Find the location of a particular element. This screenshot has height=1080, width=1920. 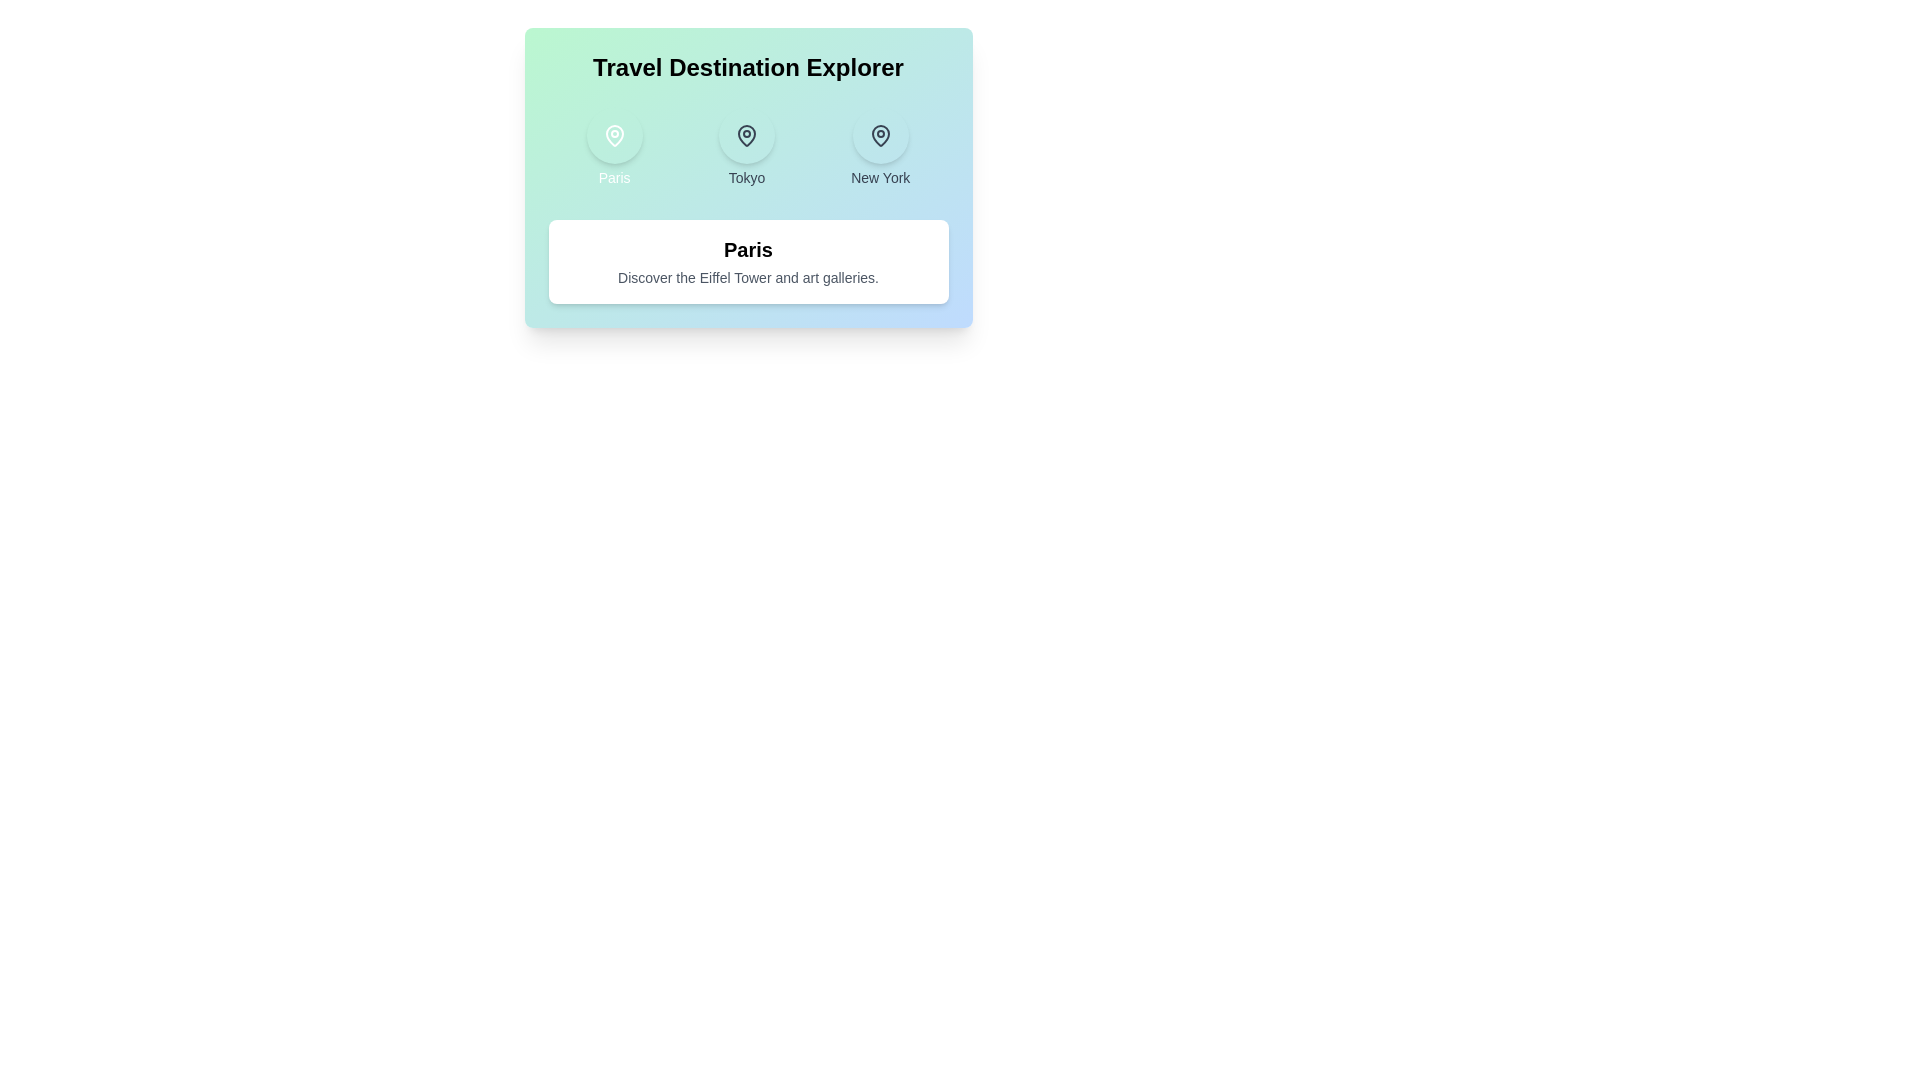

the text label displaying 'Paris' located within a gradient card in the top center section of the interface is located at coordinates (613, 176).